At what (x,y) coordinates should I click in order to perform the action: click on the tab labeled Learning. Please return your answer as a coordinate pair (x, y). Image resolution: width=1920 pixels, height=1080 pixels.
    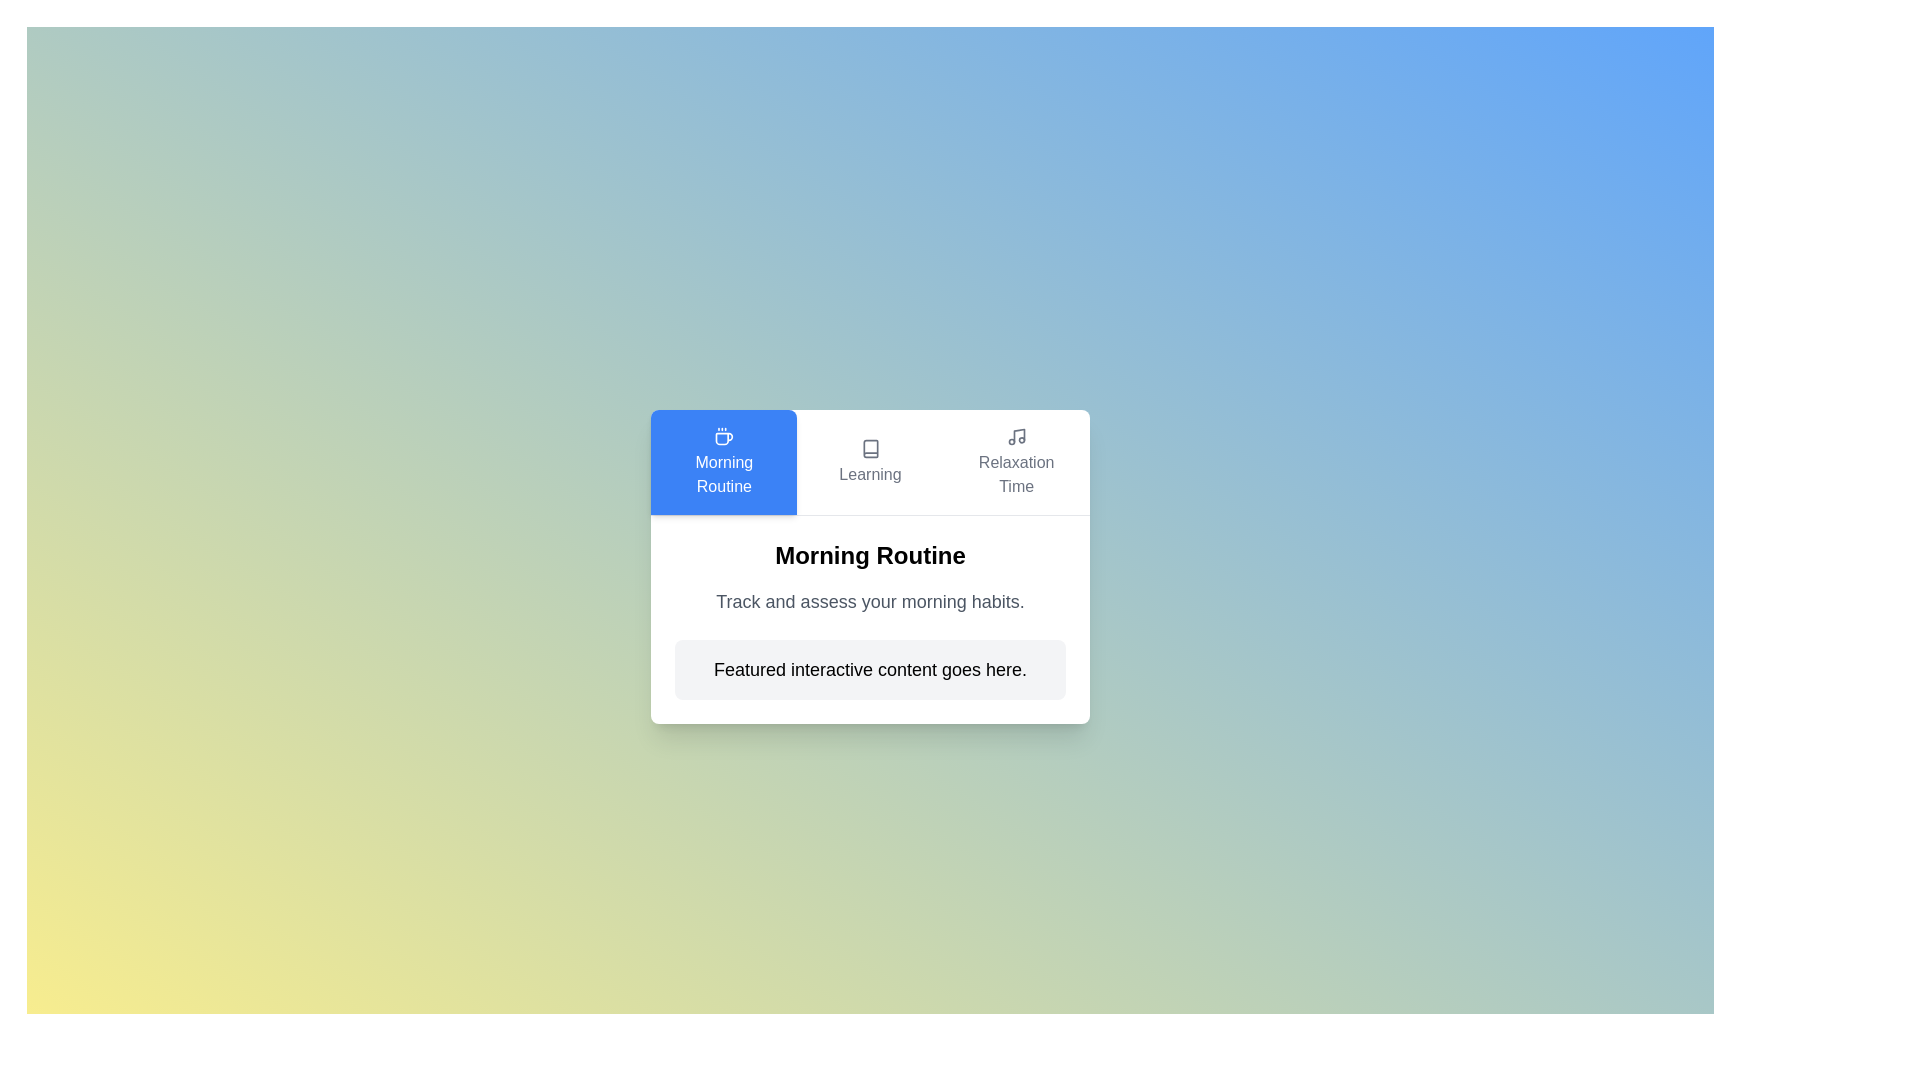
    Looking at the image, I should click on (869, 462).